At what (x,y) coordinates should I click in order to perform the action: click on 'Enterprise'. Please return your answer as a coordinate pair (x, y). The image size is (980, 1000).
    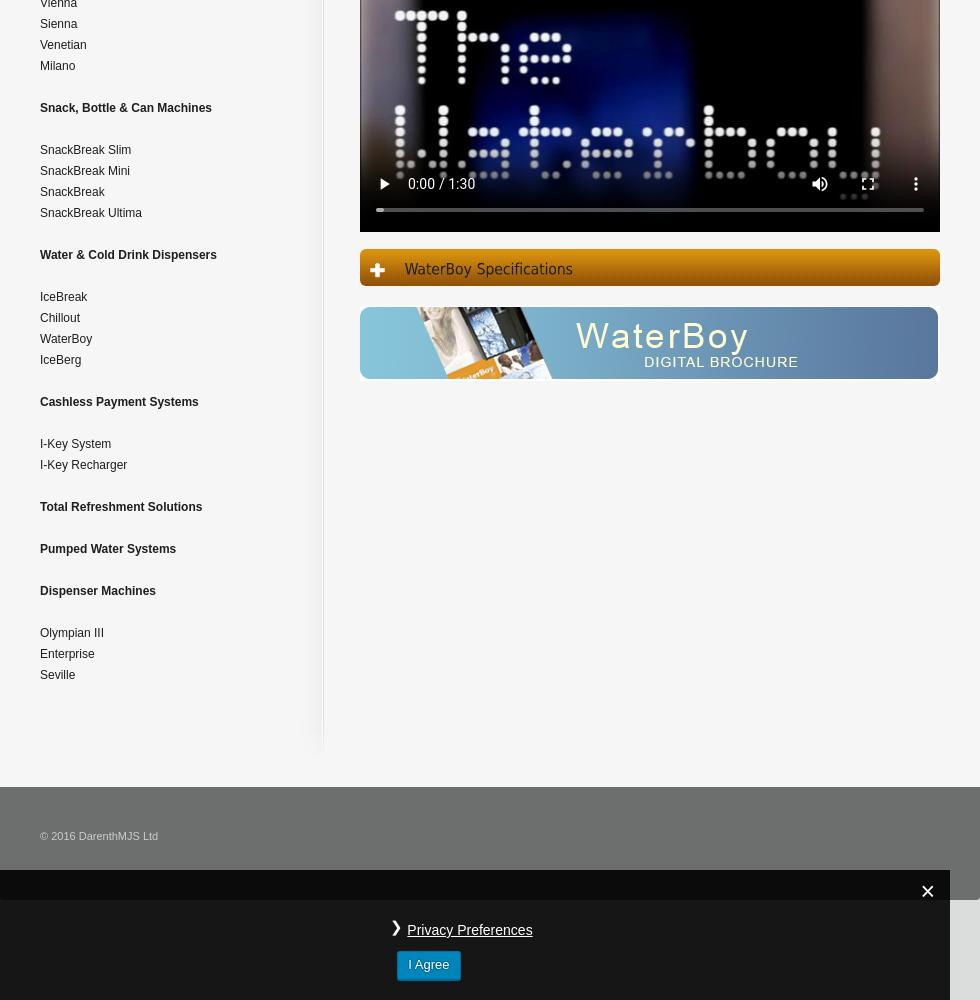
    Looking at the image, I should click on (39, 654).